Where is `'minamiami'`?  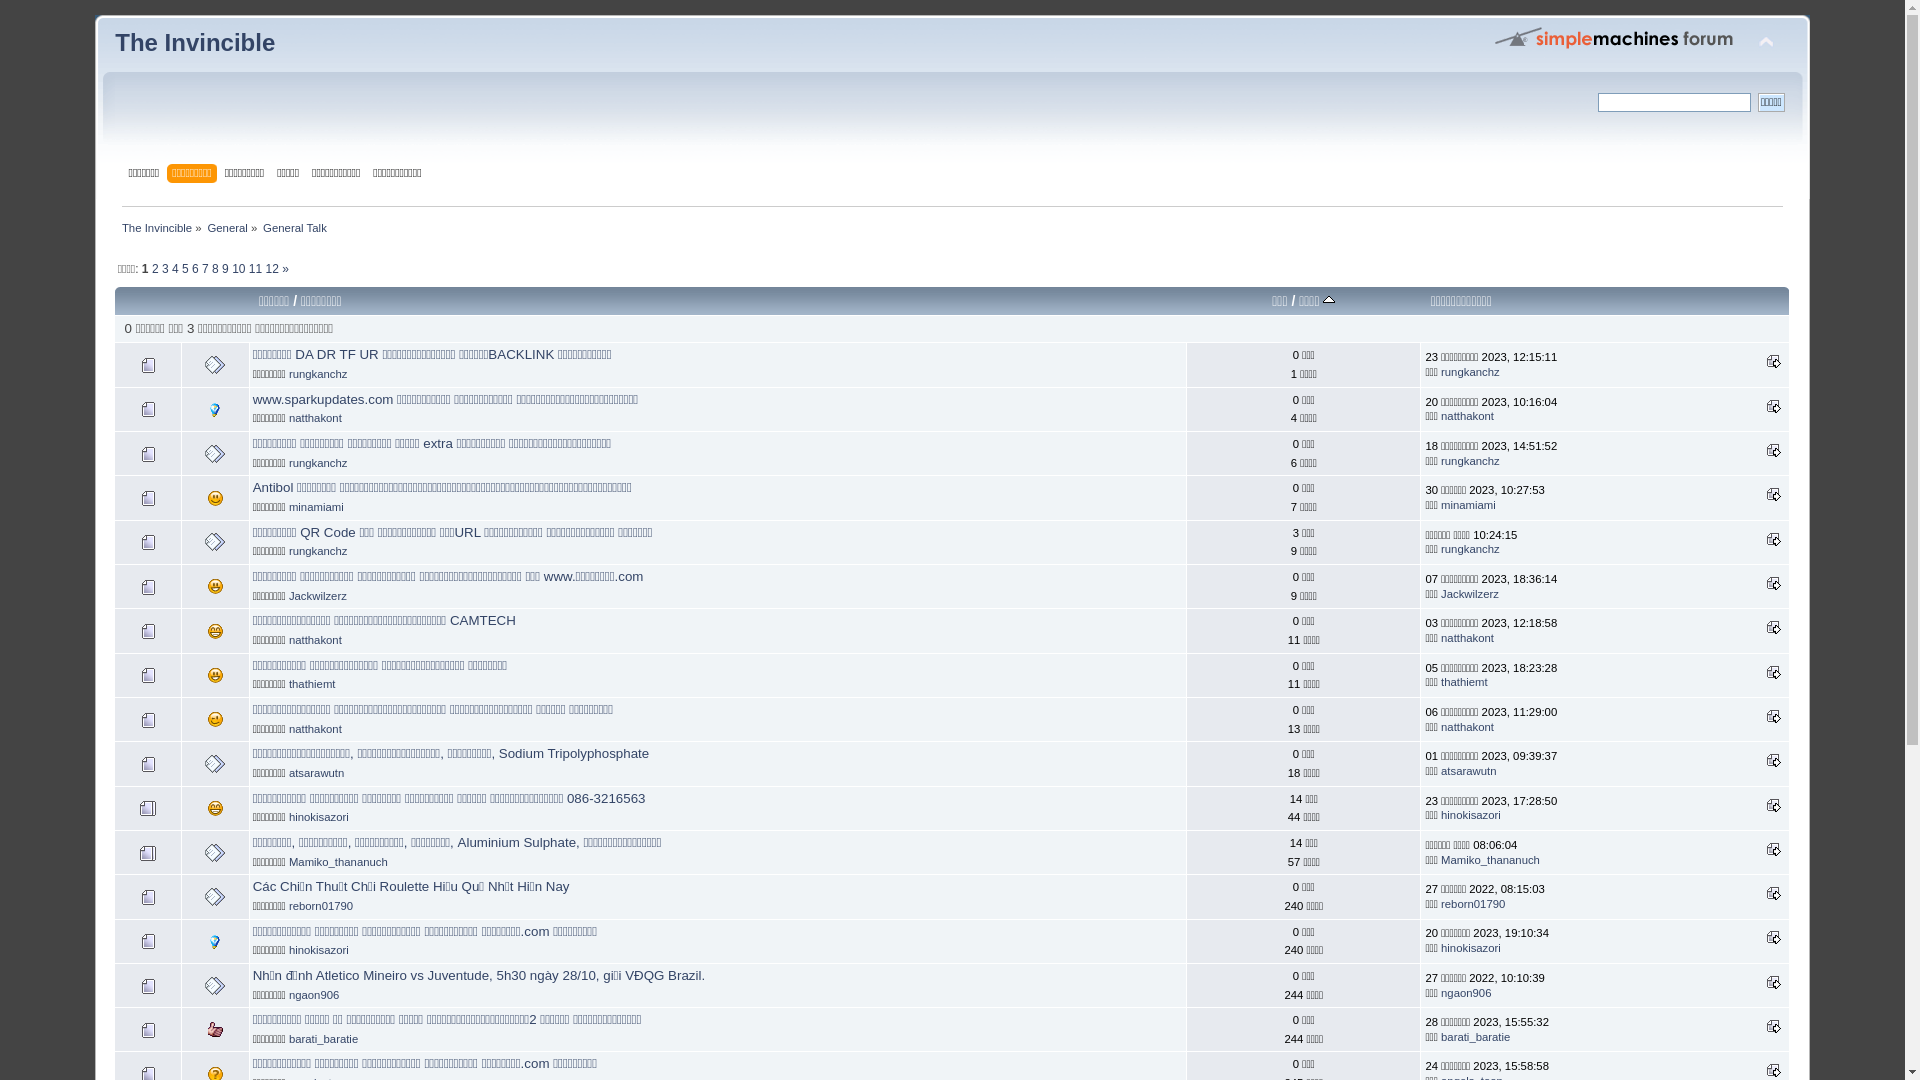 'minamiami' is located at coordinates (315, 505).